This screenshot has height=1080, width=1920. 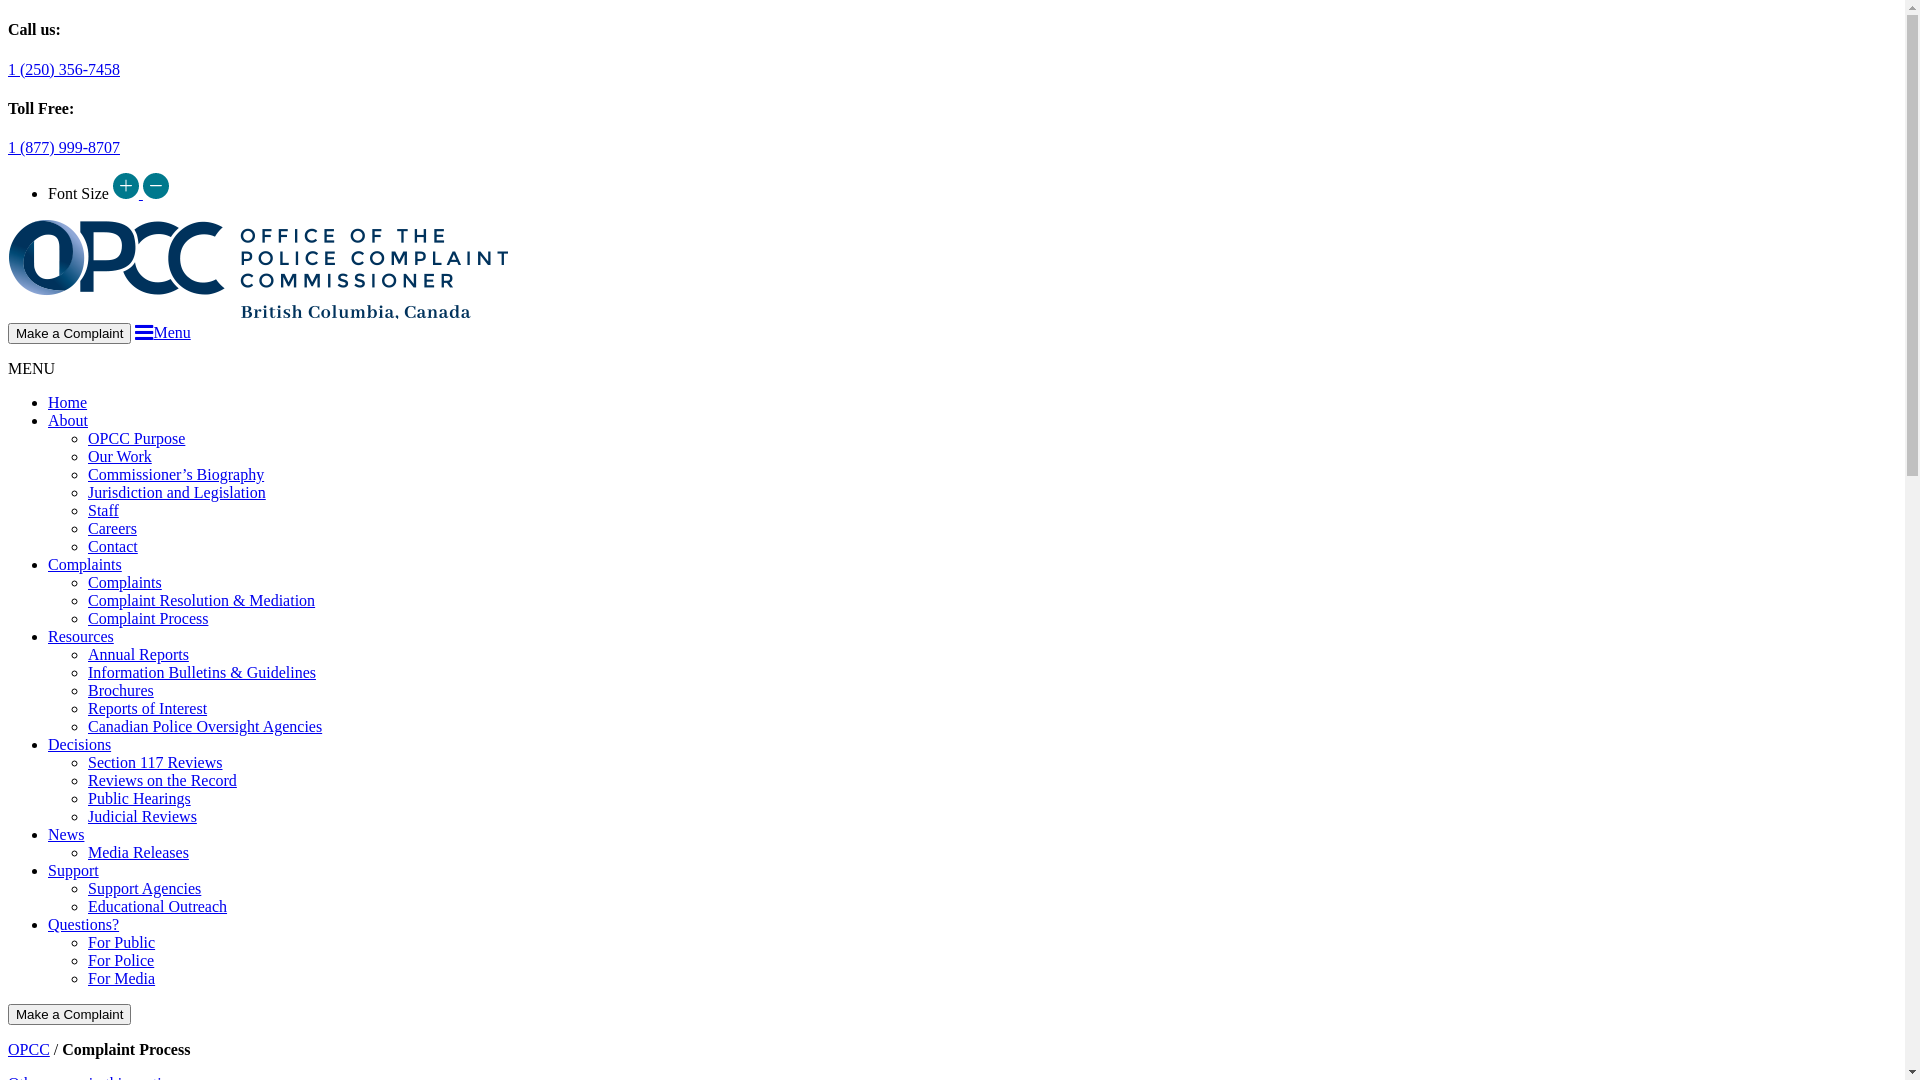 What do you see at coordinates (28, 1048) in the screenshot?
I see `'OPCC'` at bounding box center [28, 1048].